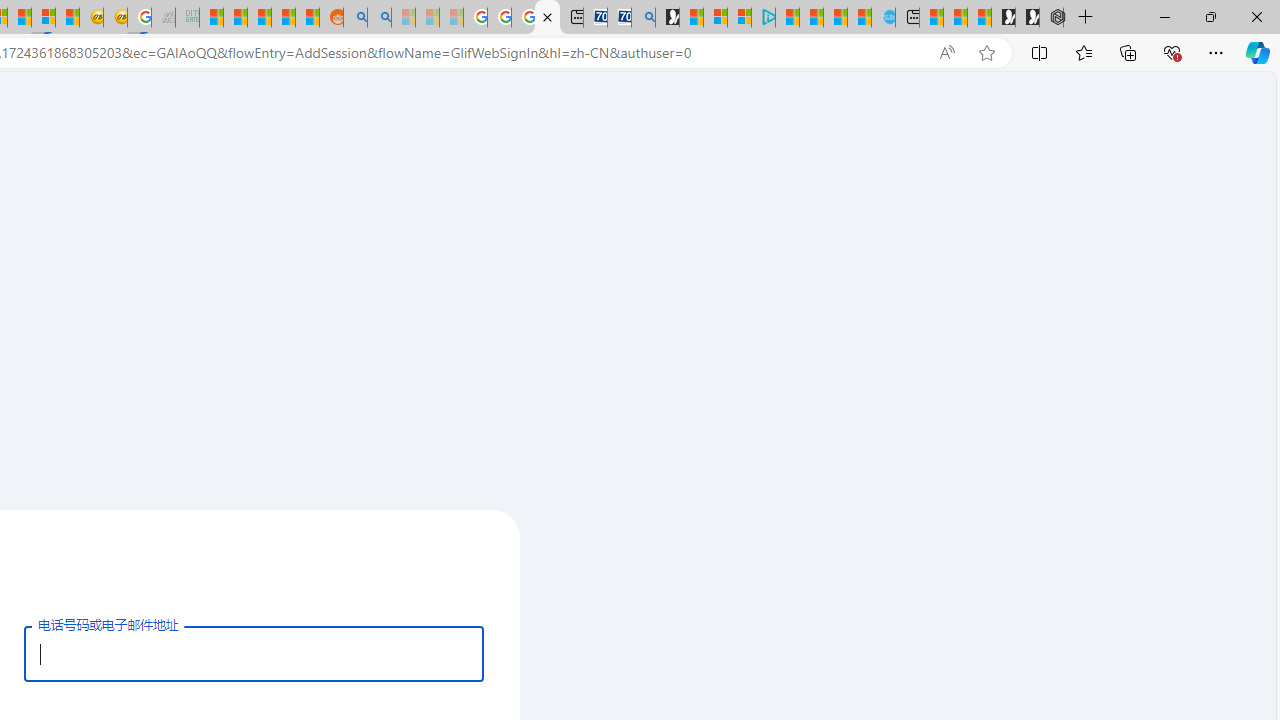 The image size is (1280, 720). I want to click on 'Nordace - Nordace Siena Is Not An Ordinary Backpack', so click(1050, 17).